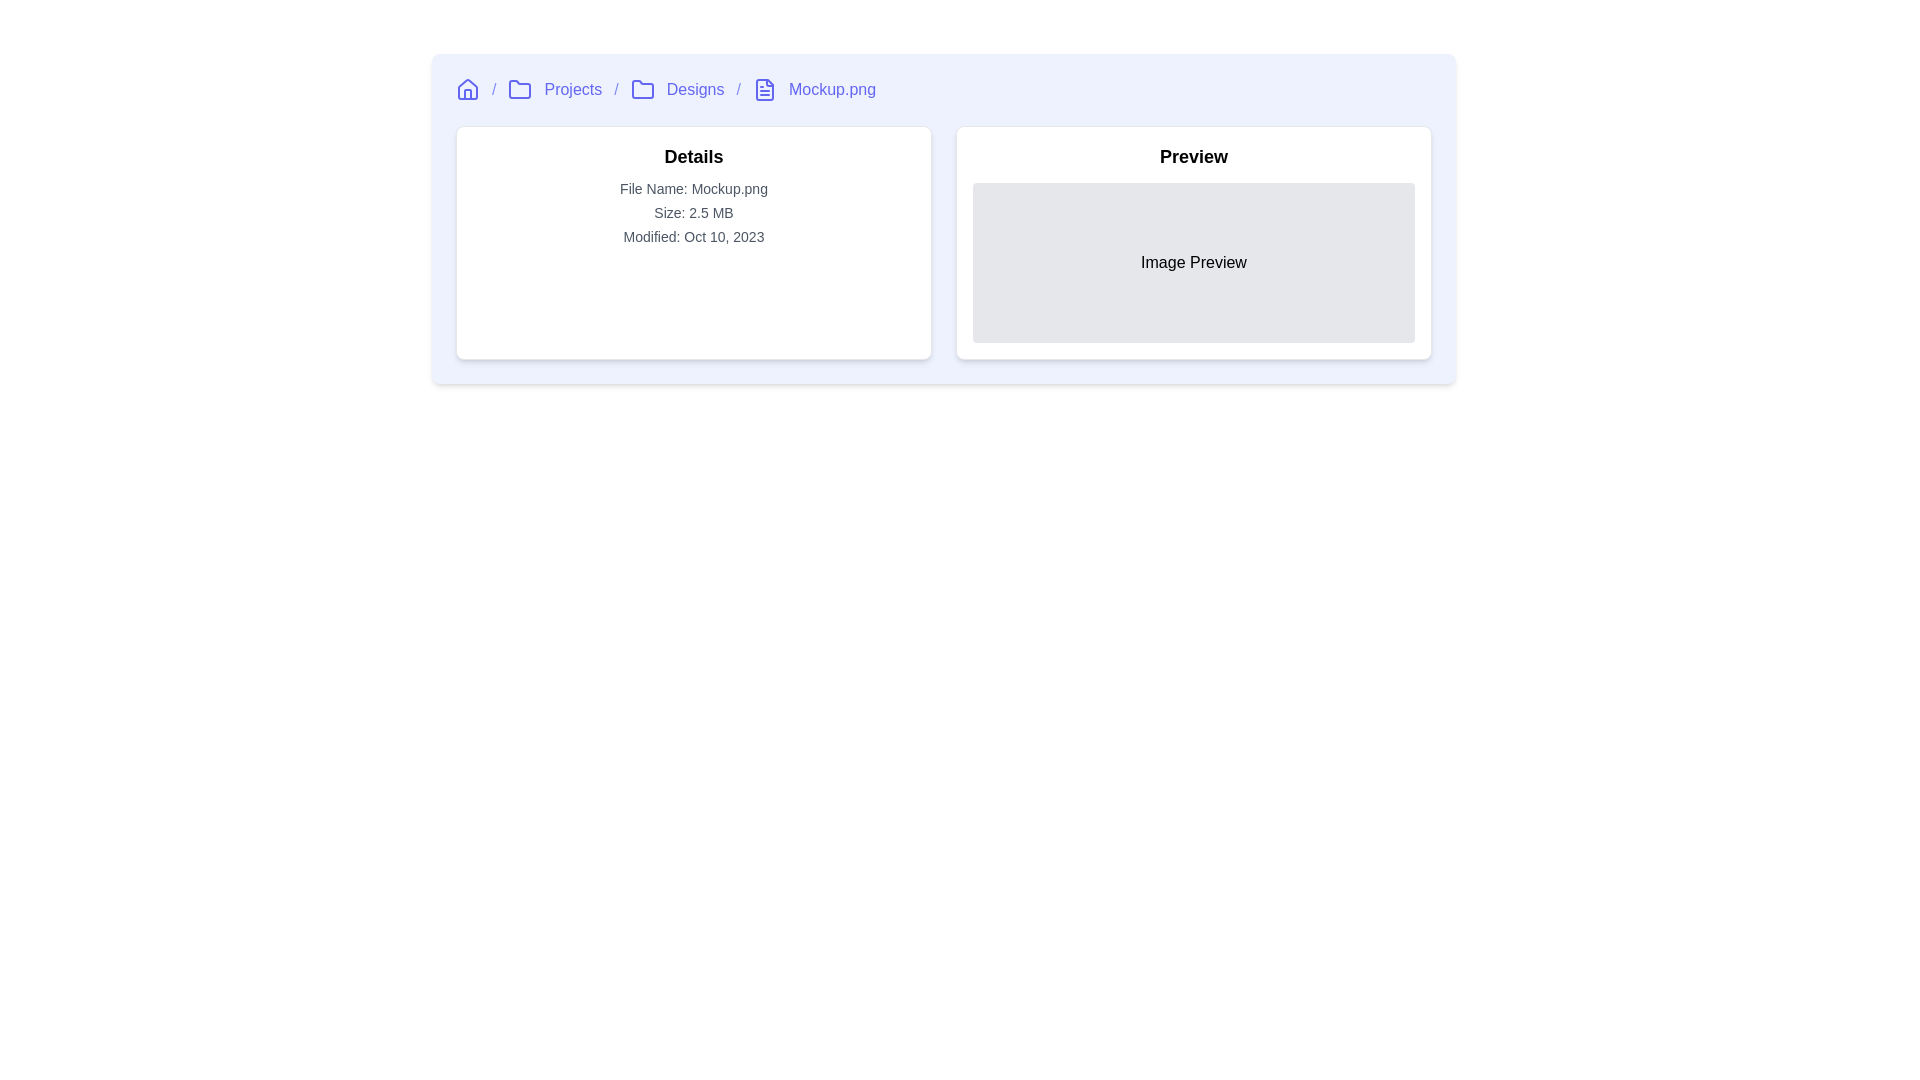 The image size is (1920, 1080). Describe the element at coordinates (694, 156) in the screenshot. I see `the bold text label 'Details', which serves as the heading for the section and is visually separated from the subsequent information` at that location.